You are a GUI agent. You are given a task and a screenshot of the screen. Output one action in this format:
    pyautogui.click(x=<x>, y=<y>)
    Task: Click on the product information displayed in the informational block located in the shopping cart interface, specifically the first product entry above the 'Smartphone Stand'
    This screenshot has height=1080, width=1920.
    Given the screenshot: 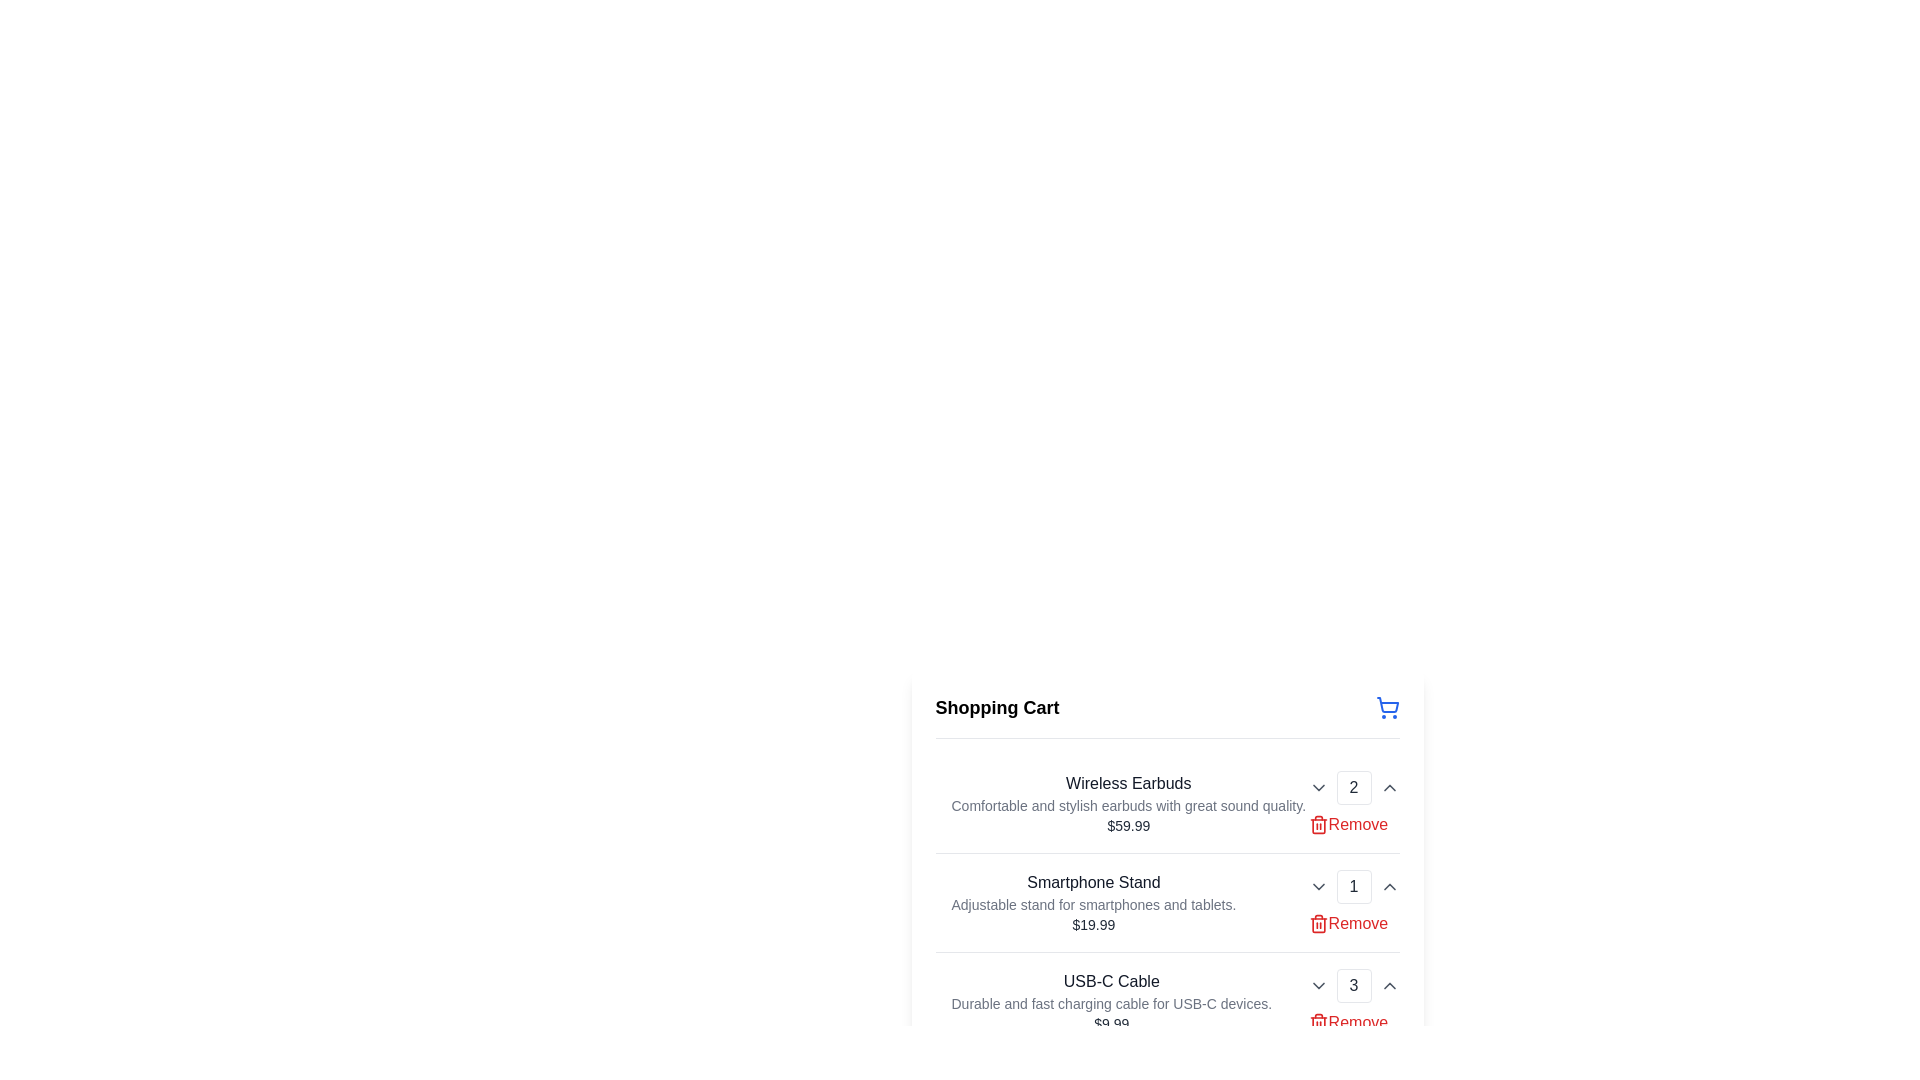 What is the action you would take?
    pyautogui.click(x=1120, y=802)
    